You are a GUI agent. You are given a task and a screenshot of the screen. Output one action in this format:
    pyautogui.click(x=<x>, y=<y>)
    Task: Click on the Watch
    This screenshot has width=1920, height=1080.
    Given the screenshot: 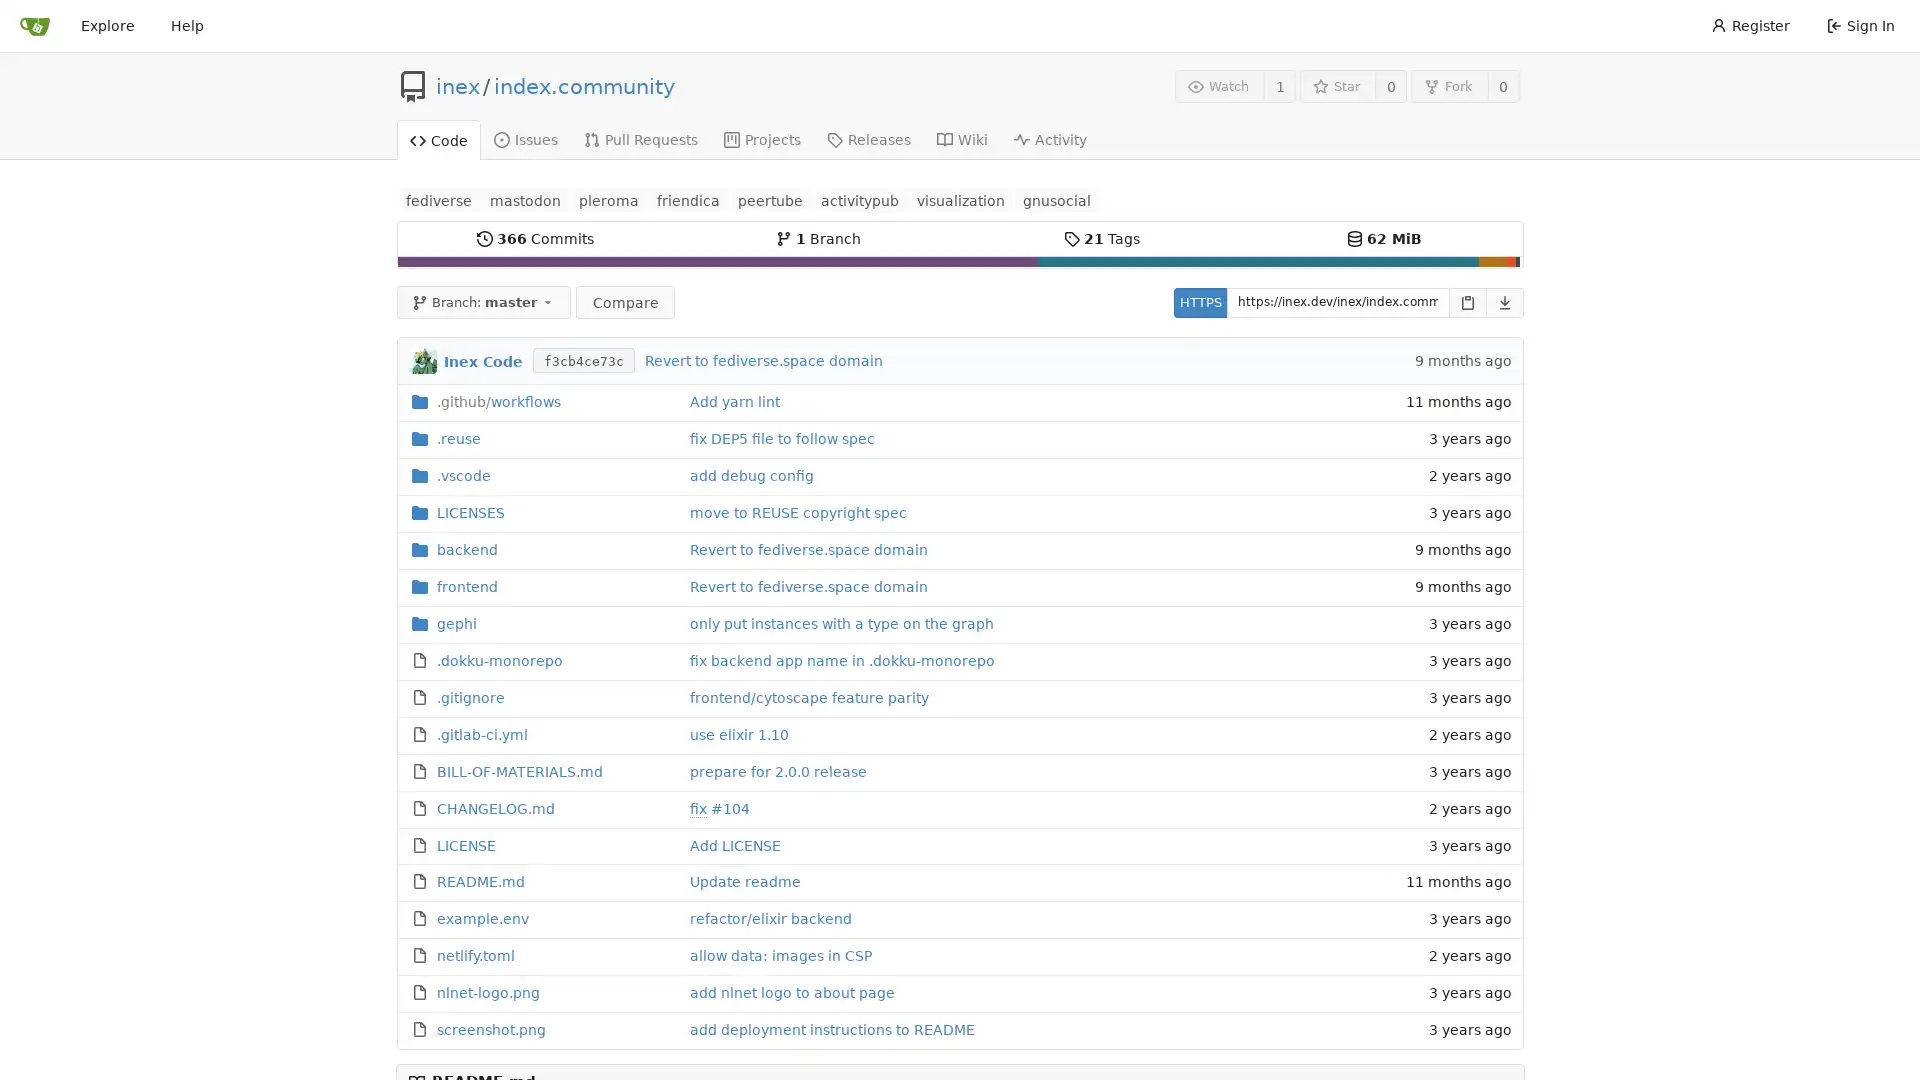 What is the action you would take?
    pyautogui.click(x=1218, y=85)
    